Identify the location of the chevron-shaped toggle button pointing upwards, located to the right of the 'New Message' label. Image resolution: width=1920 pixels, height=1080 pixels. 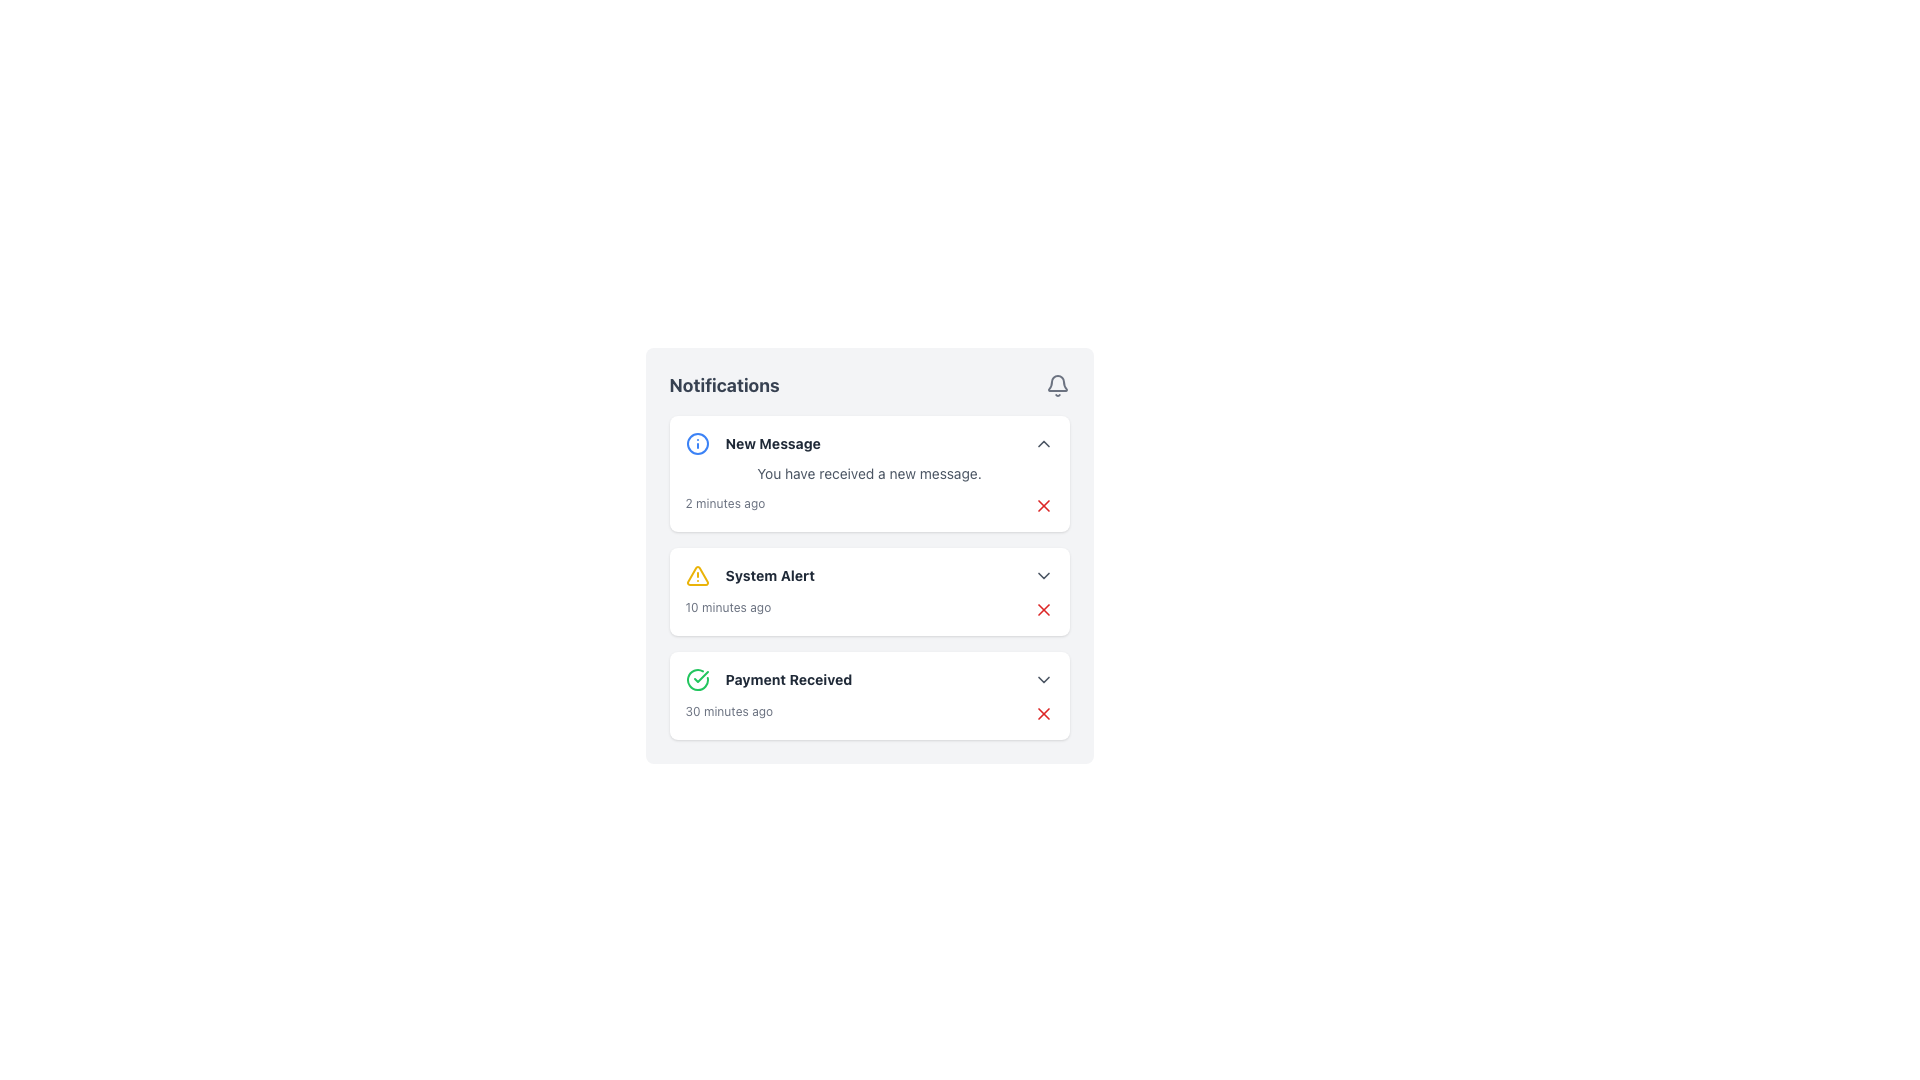
(1042, 442).